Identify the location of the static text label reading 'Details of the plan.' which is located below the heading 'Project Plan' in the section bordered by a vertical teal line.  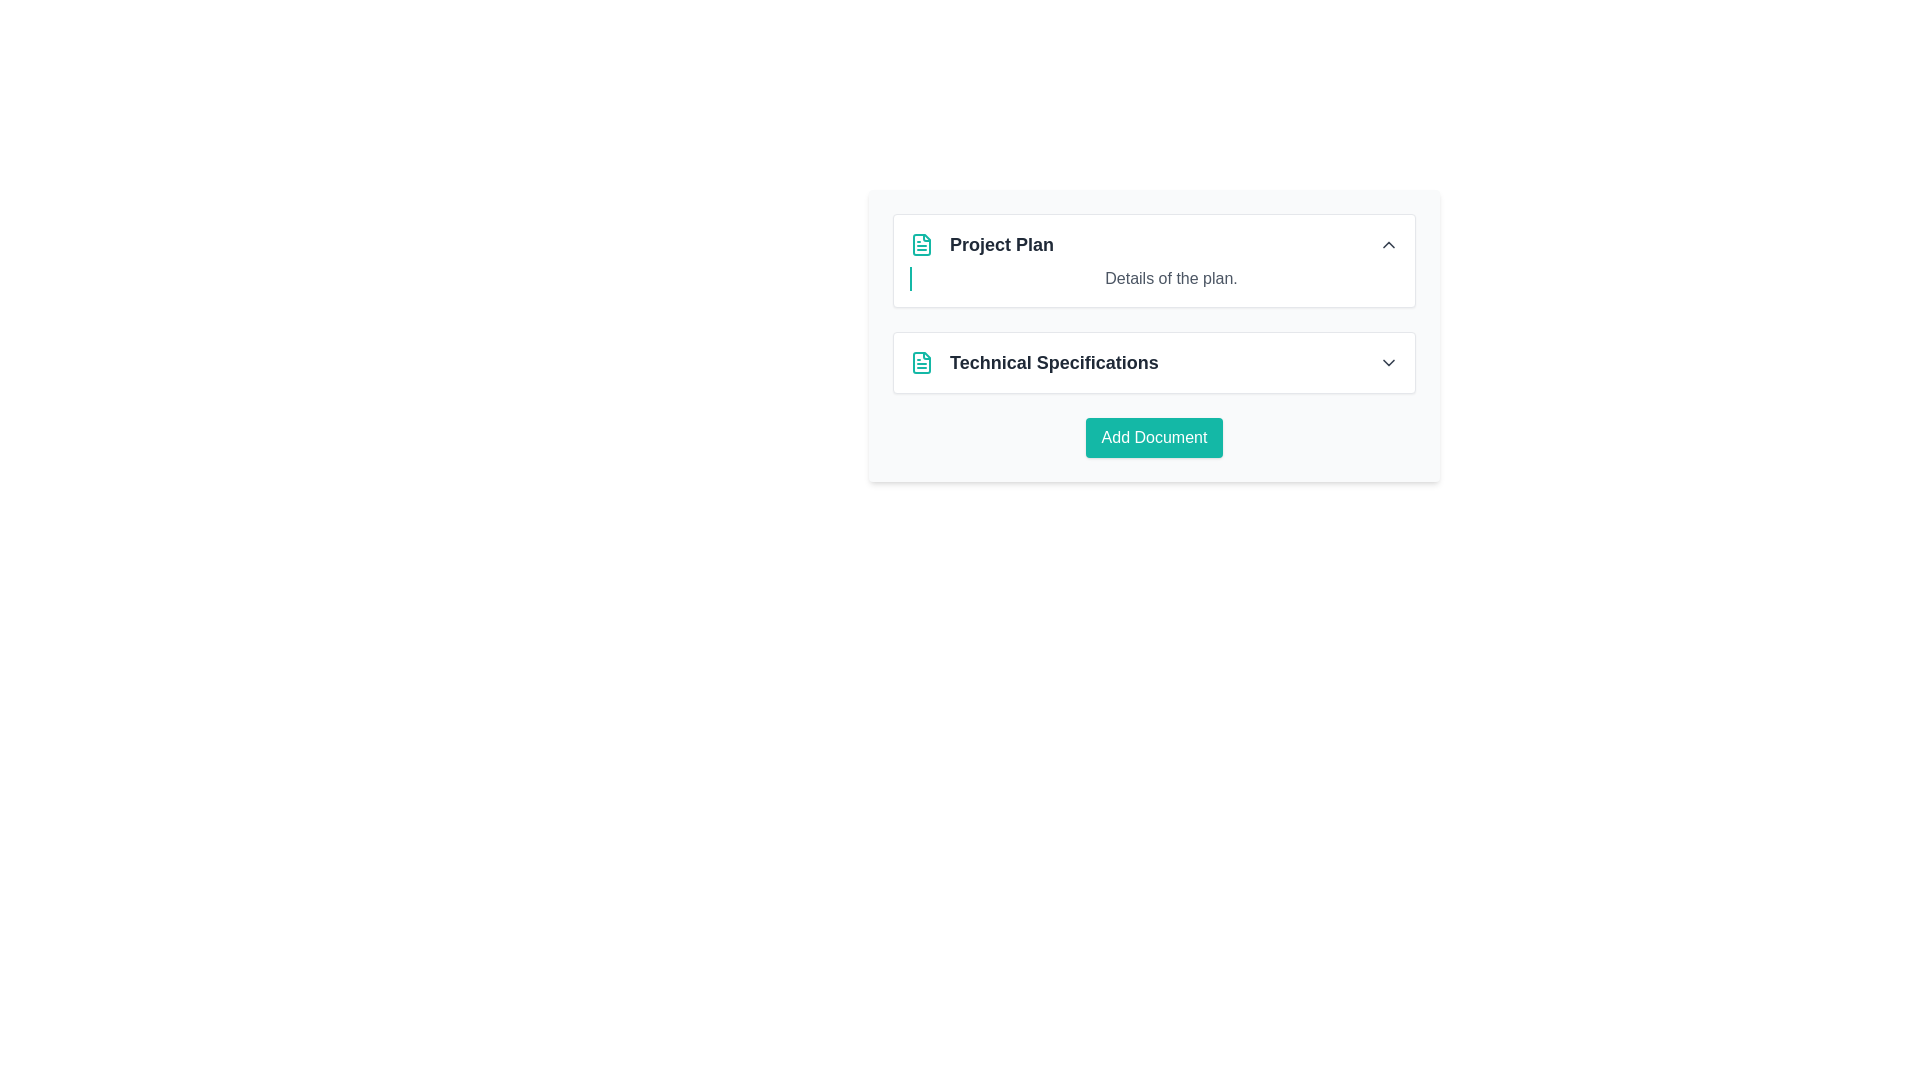
(1171, 278).